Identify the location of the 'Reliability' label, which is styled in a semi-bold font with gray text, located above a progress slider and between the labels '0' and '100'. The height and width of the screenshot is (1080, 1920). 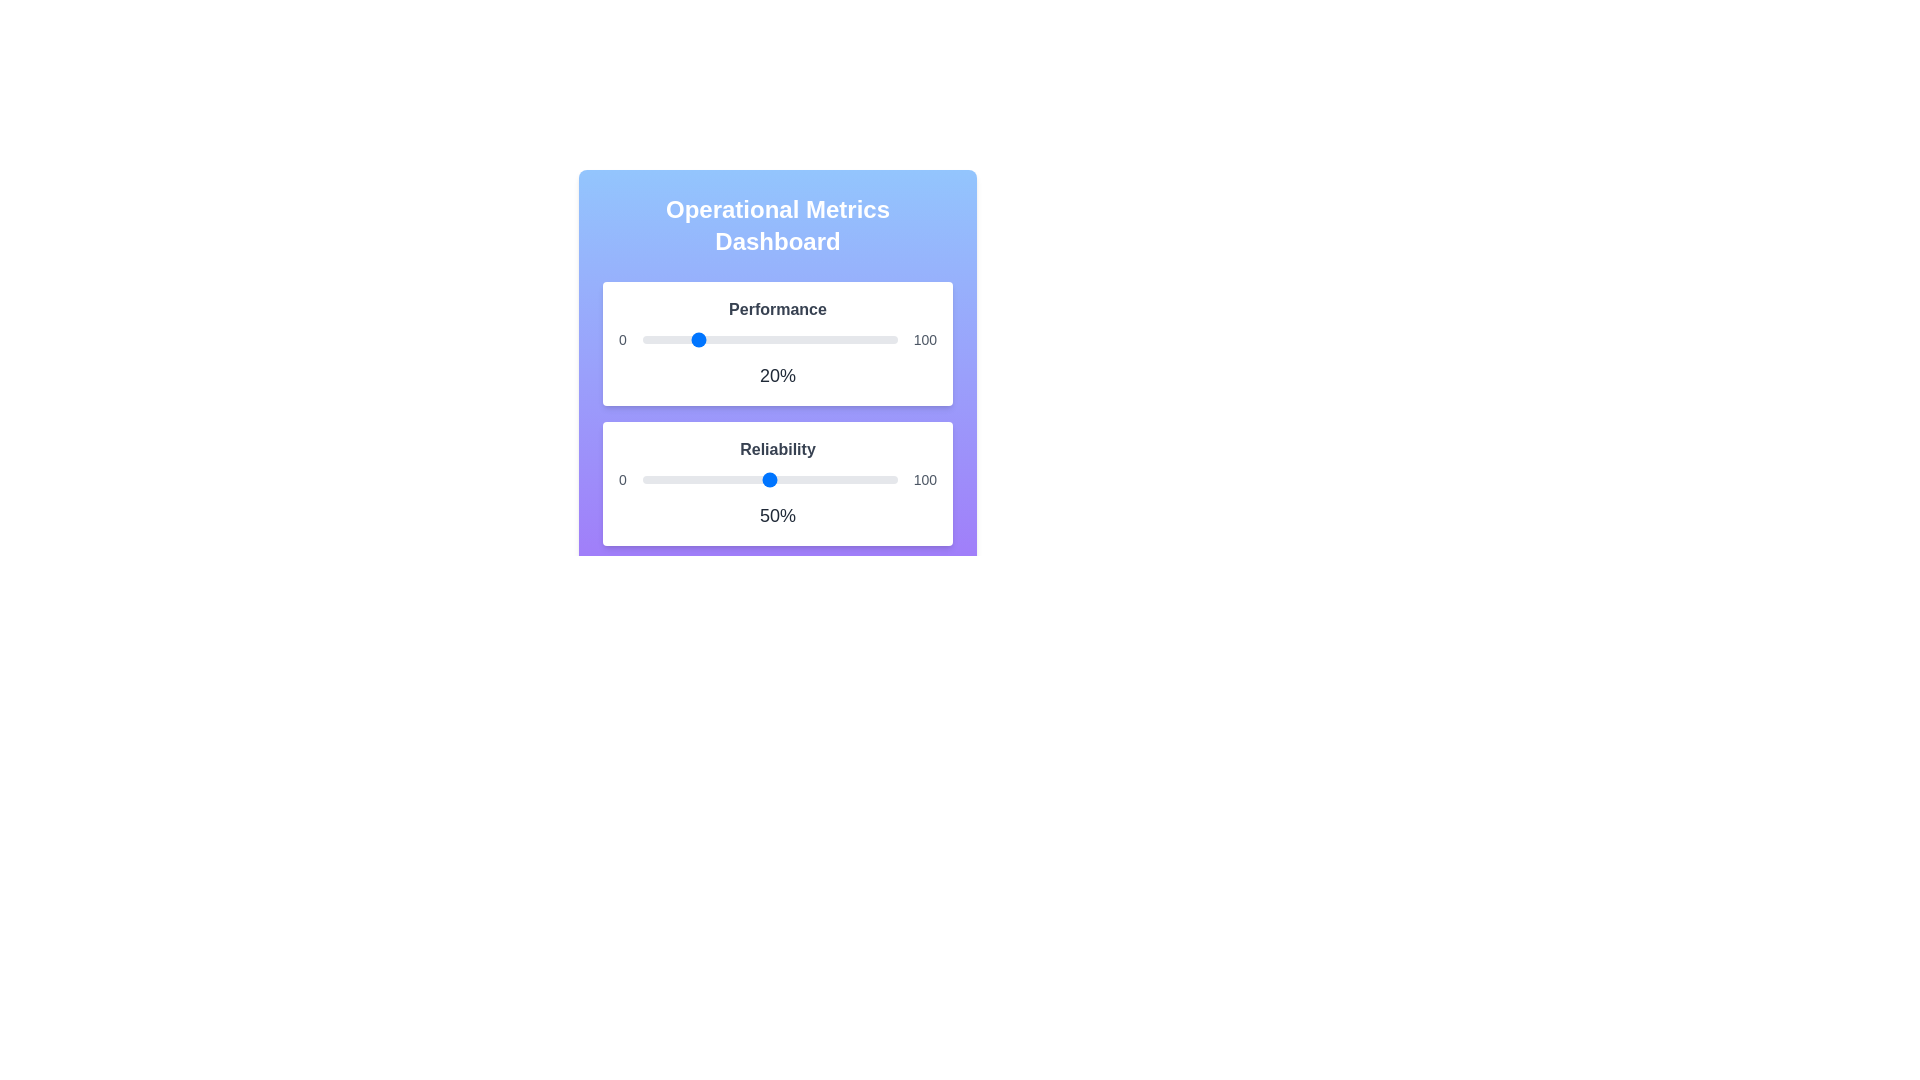
(776, 450).